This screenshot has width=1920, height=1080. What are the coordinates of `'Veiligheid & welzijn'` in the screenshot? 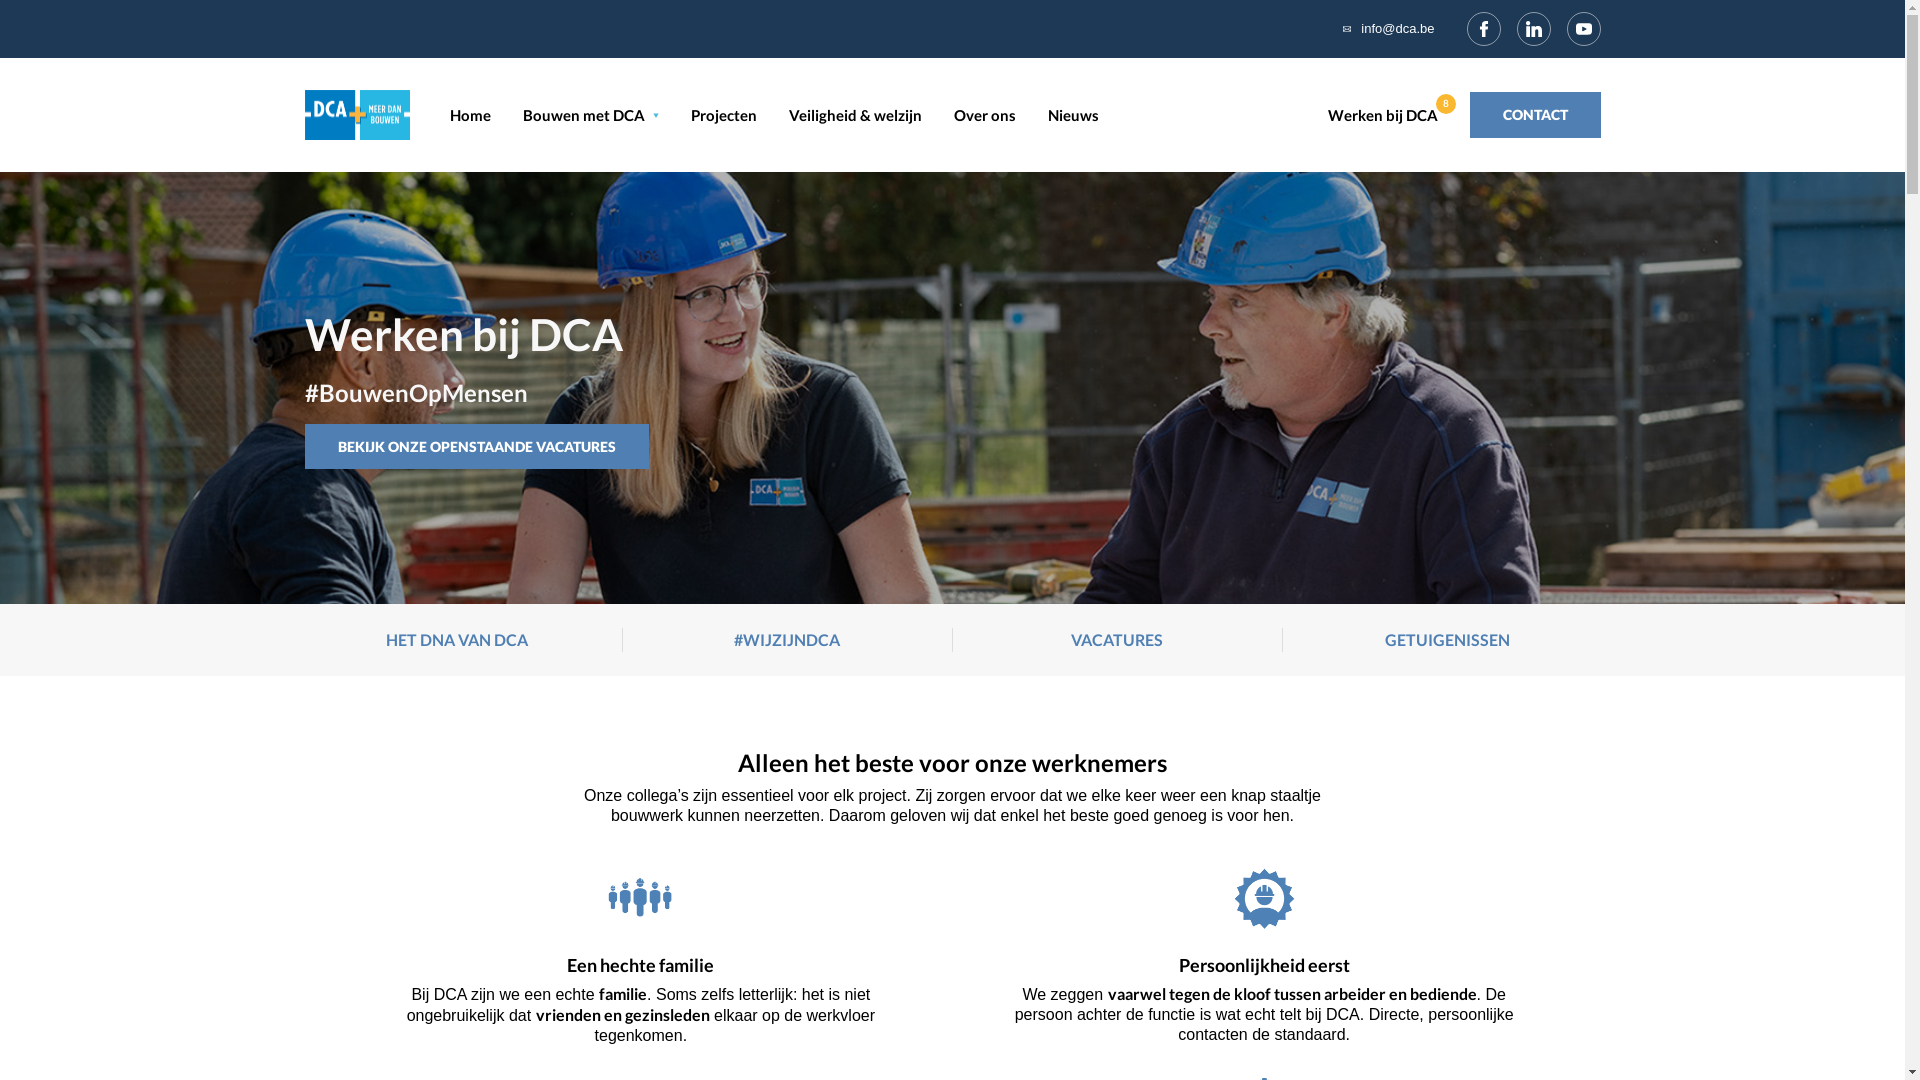 It's located at (854, 115).